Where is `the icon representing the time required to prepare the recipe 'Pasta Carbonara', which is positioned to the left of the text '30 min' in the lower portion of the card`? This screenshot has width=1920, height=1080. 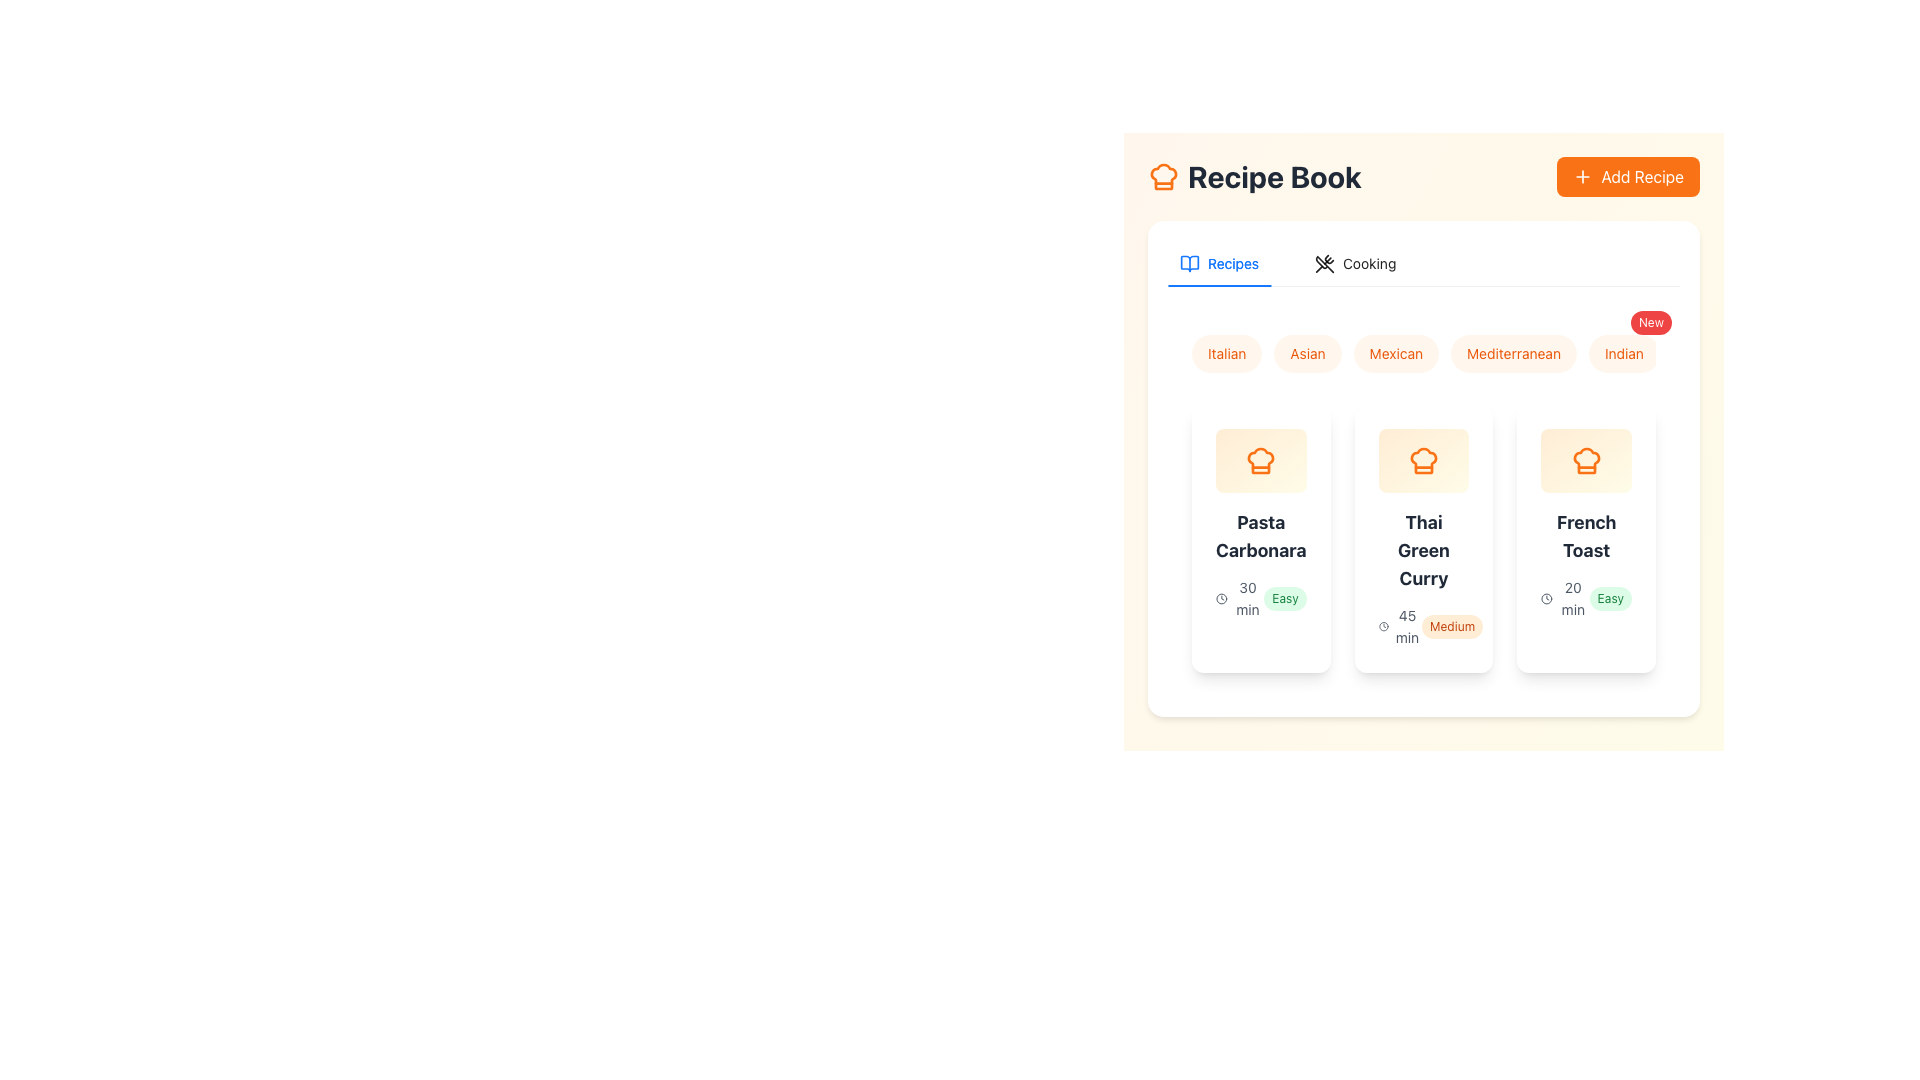
the icon representing the time required to prepare the recipe 'Pasta Carbonara', which is positioned to the left of the text '30 min' in the lower portion of the card is located at coordinates (1220, 597).